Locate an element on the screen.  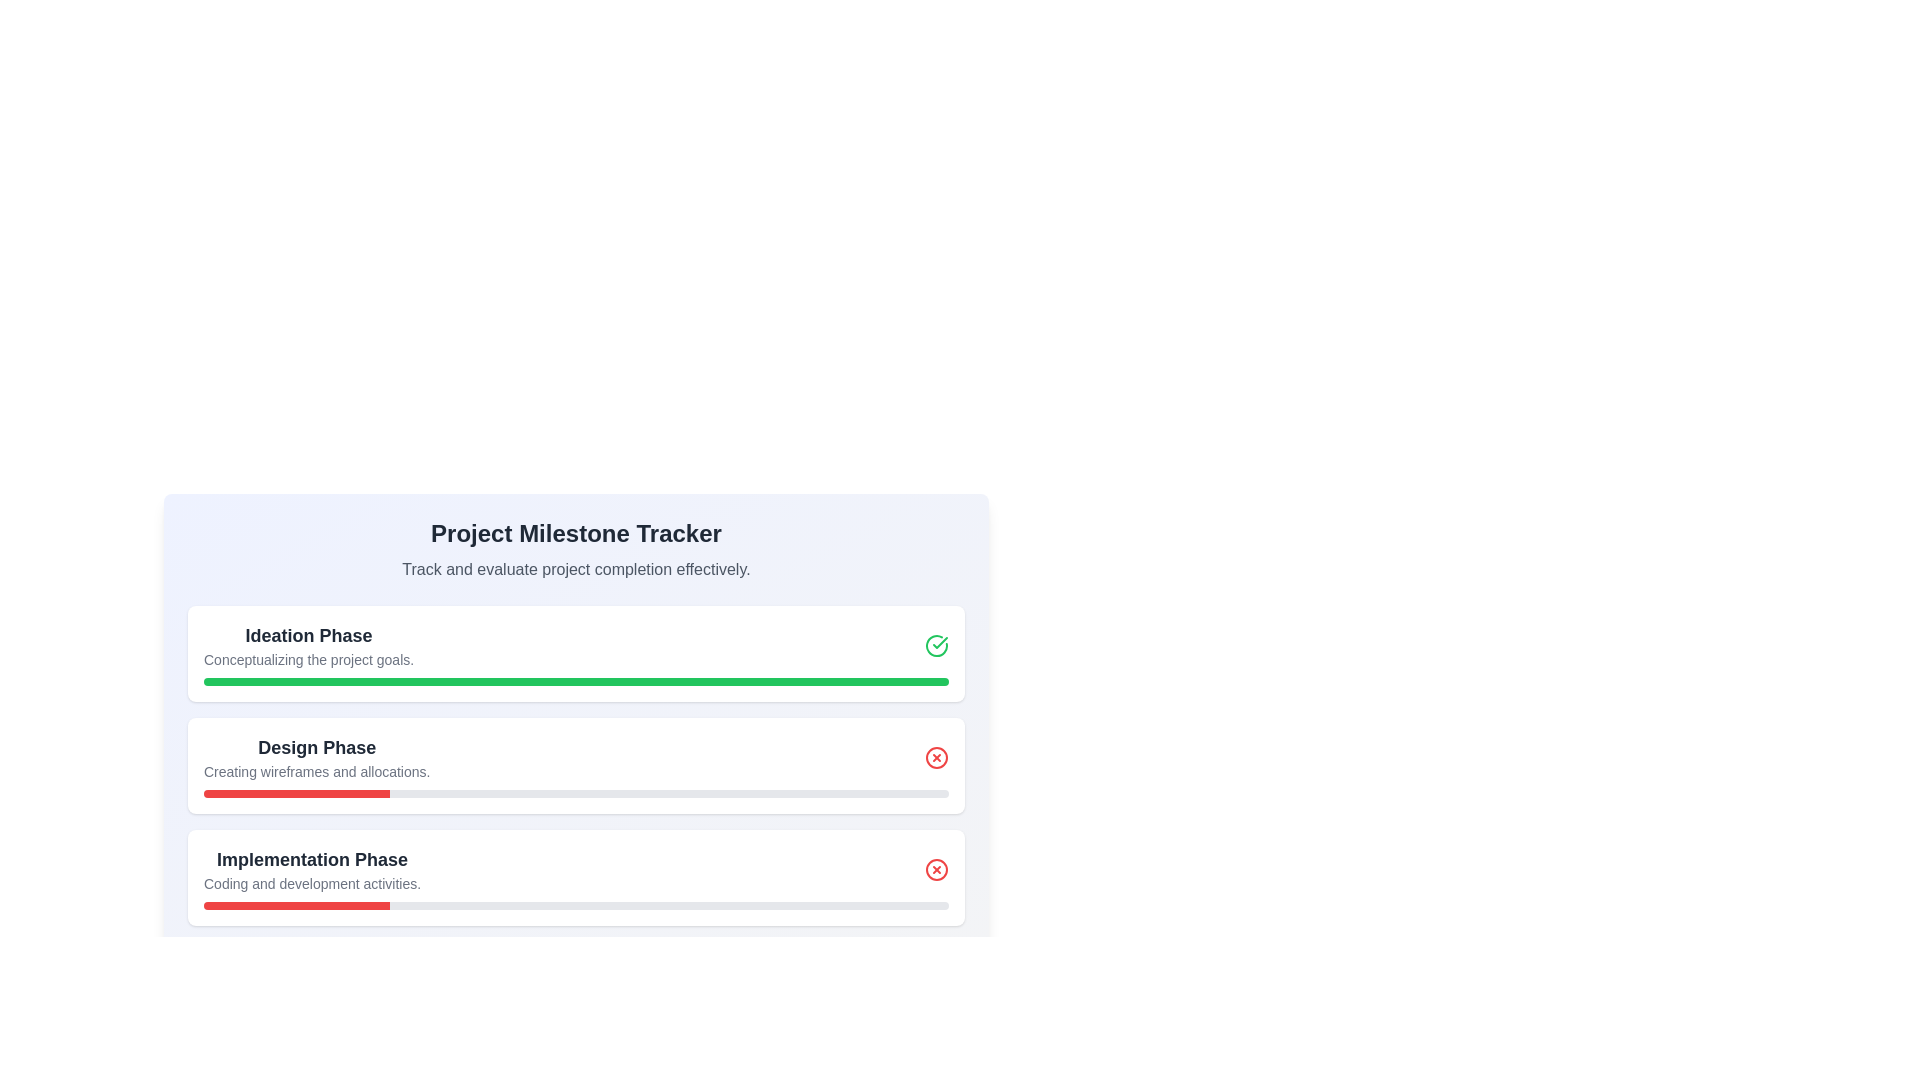
text label providing details about the ideation phase, which is located directly beneath the title 'Ideation Phase' and above a green progress bar is located at coordinates (308, 659).